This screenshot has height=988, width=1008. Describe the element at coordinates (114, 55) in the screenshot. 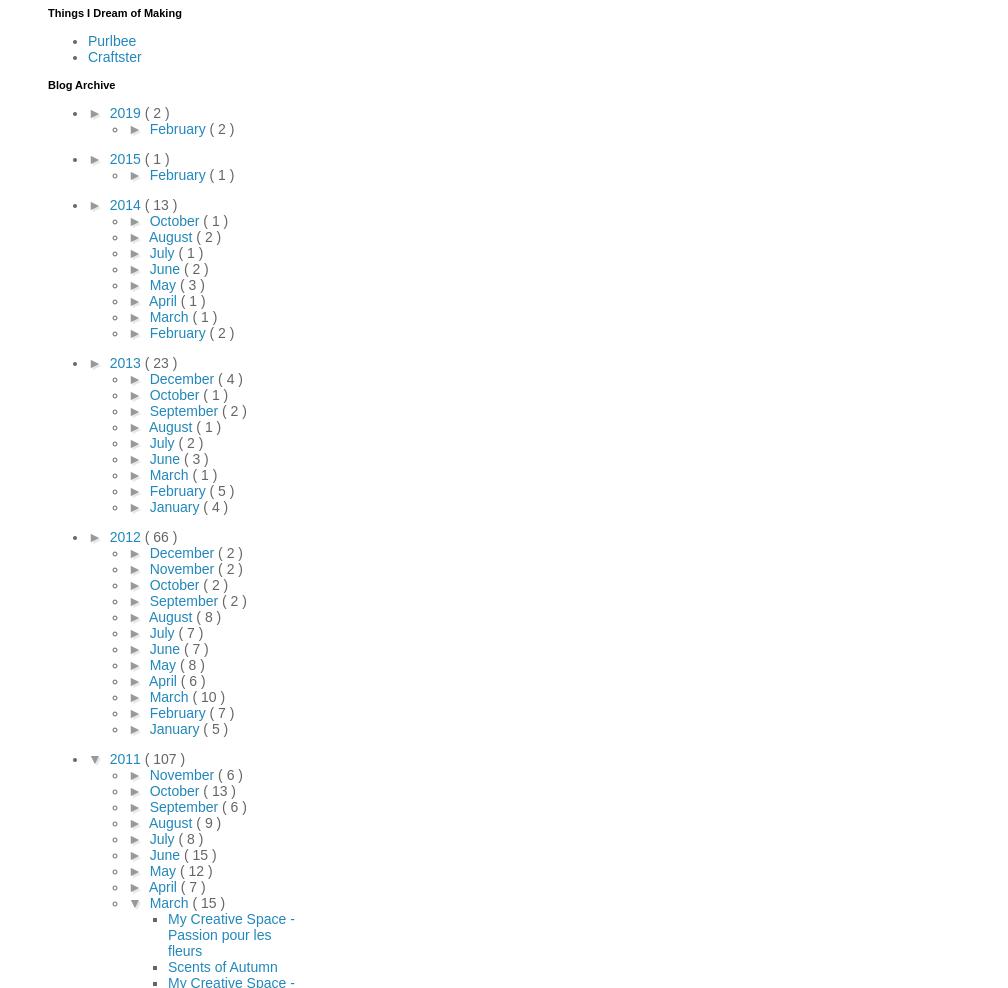

I see `'Craftster'` at that location.